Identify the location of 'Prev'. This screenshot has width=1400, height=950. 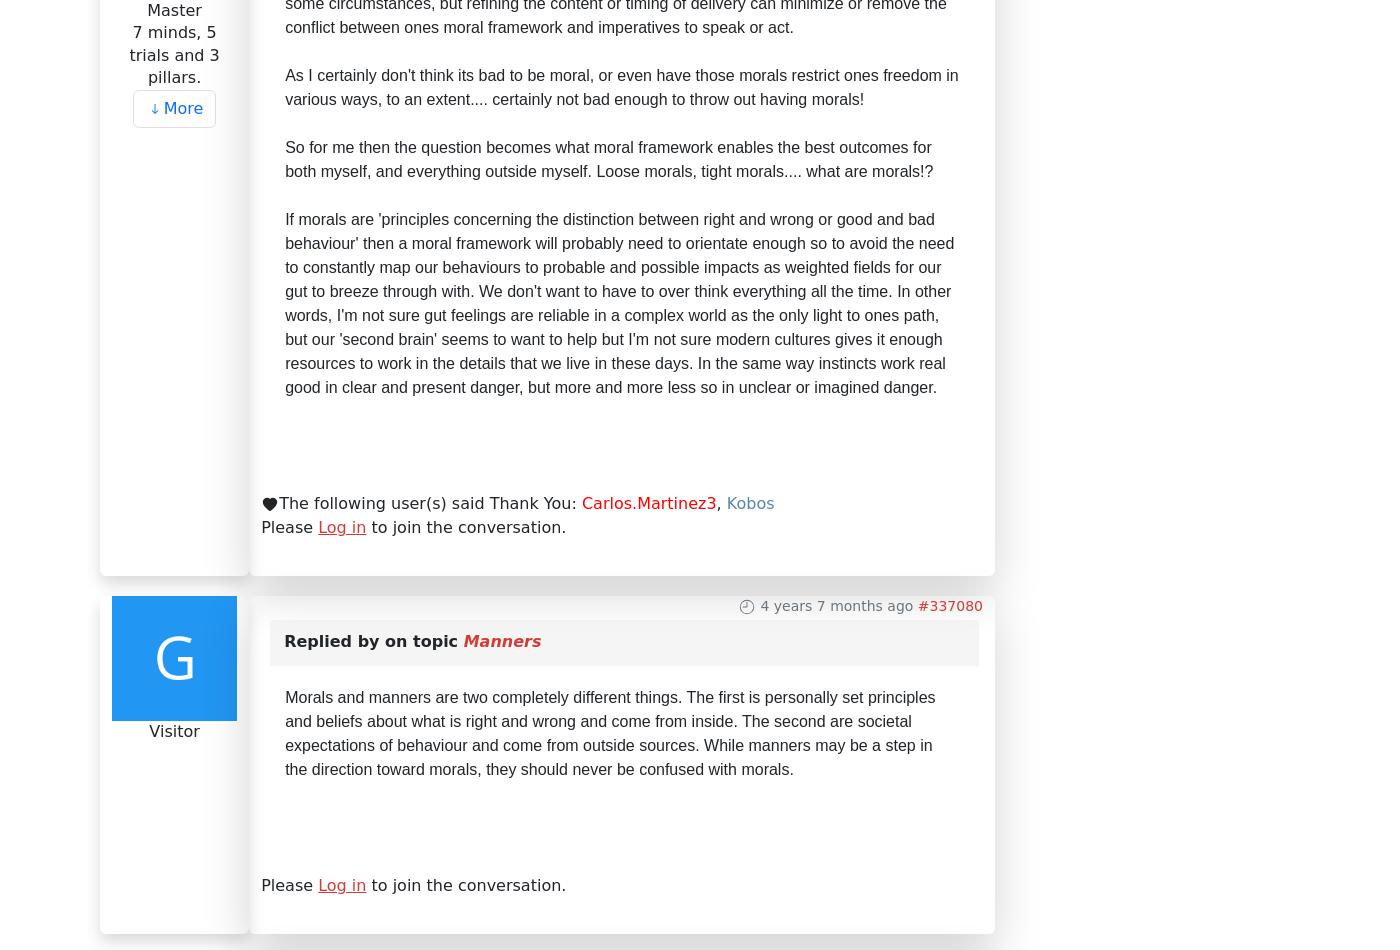
(194, 331).